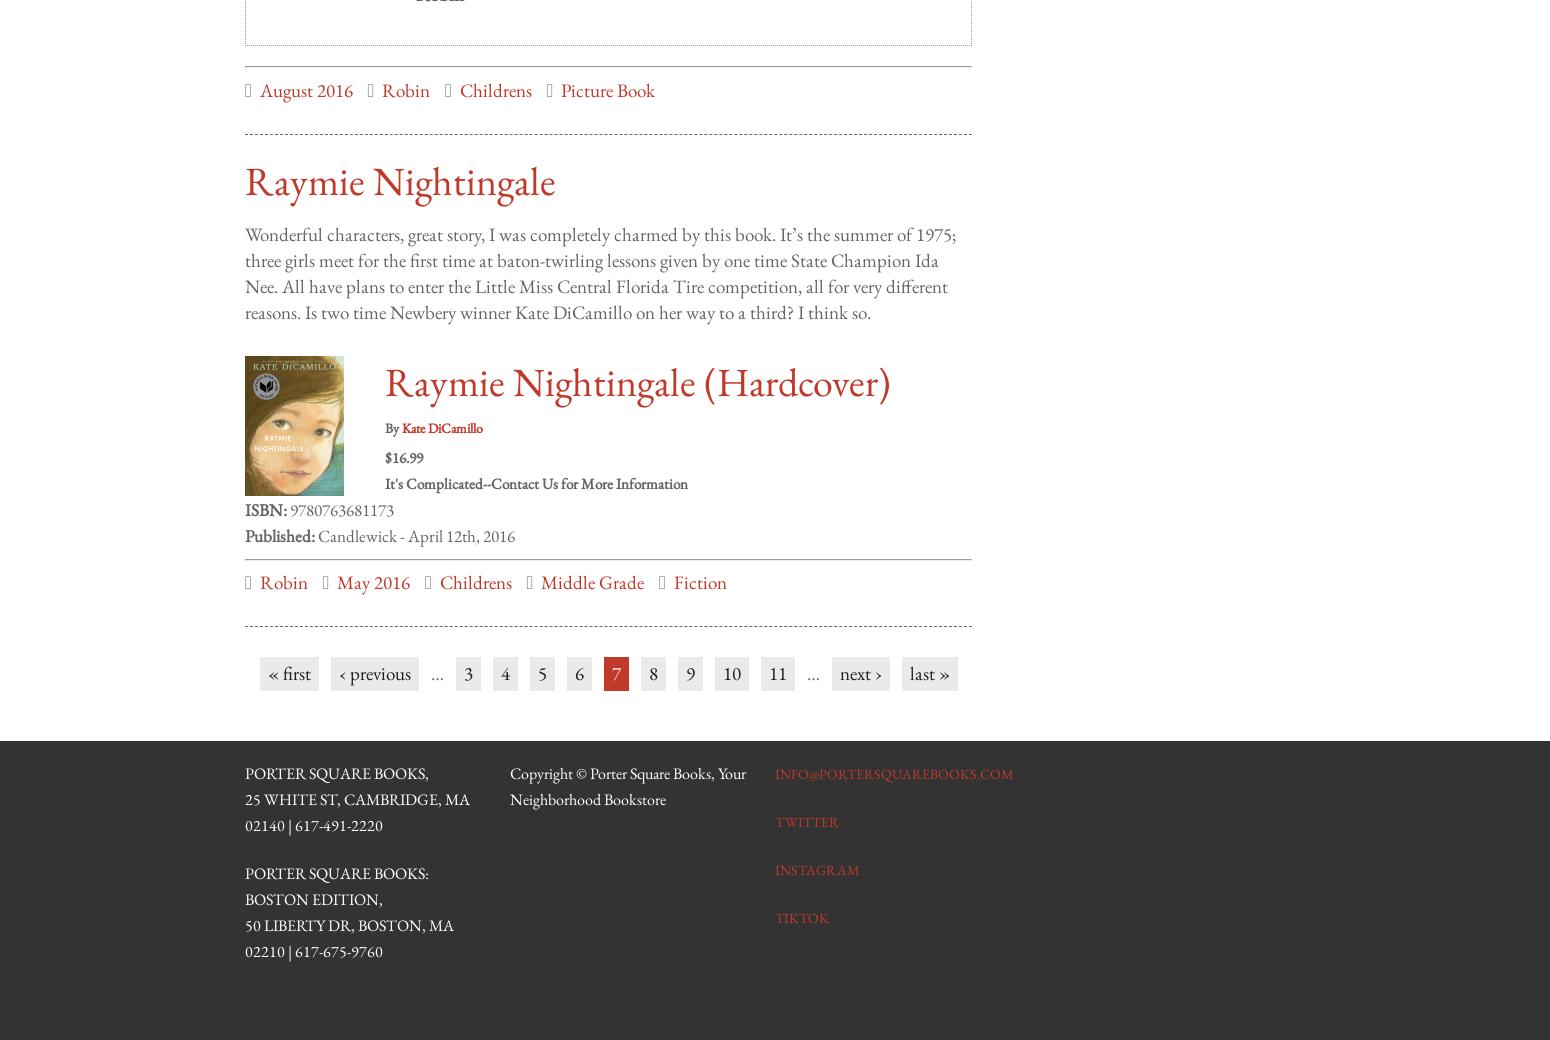 This screenshot has height=1040, width=1550. What do you see at coordinates (288, 653) in the screenshot?
I see `'« first'` at bounding box center [288, 653].